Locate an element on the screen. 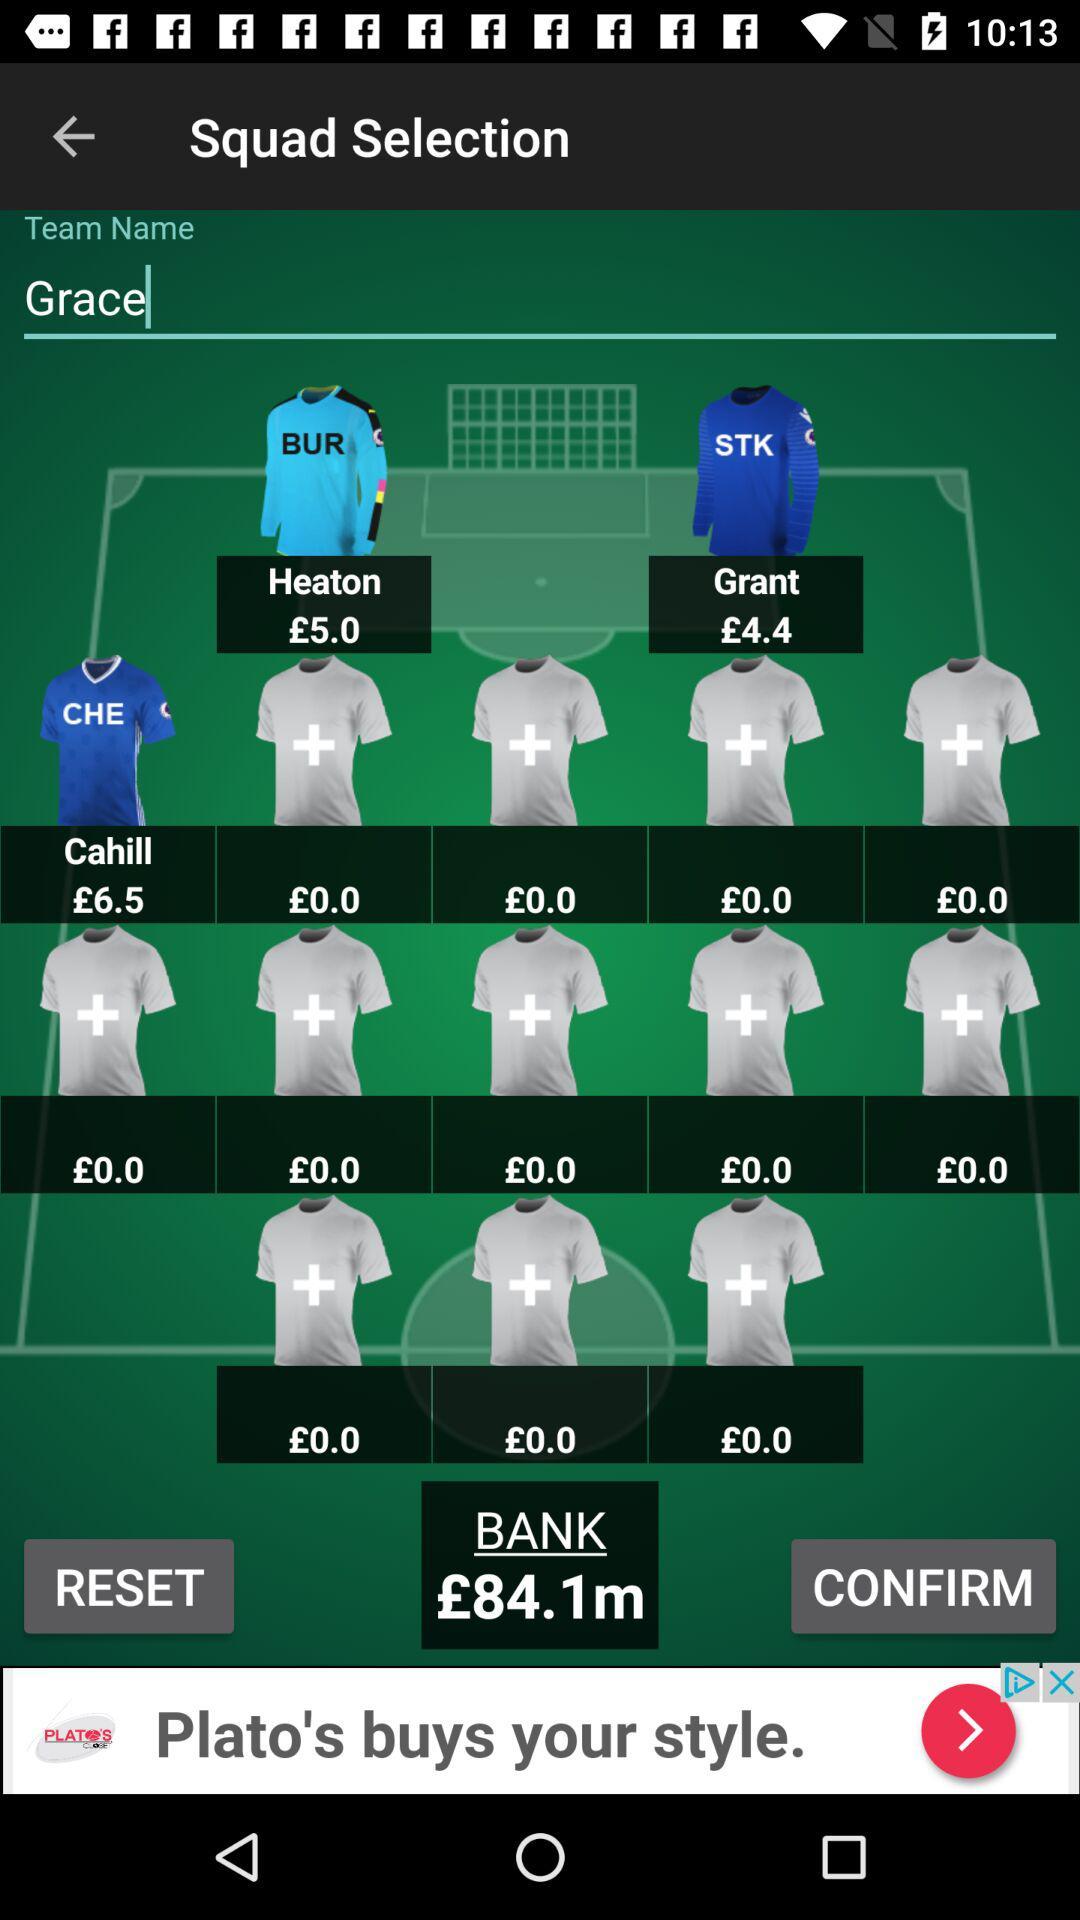  the last plus symbol grey color tshirt is located at coordinates (756, 1280).